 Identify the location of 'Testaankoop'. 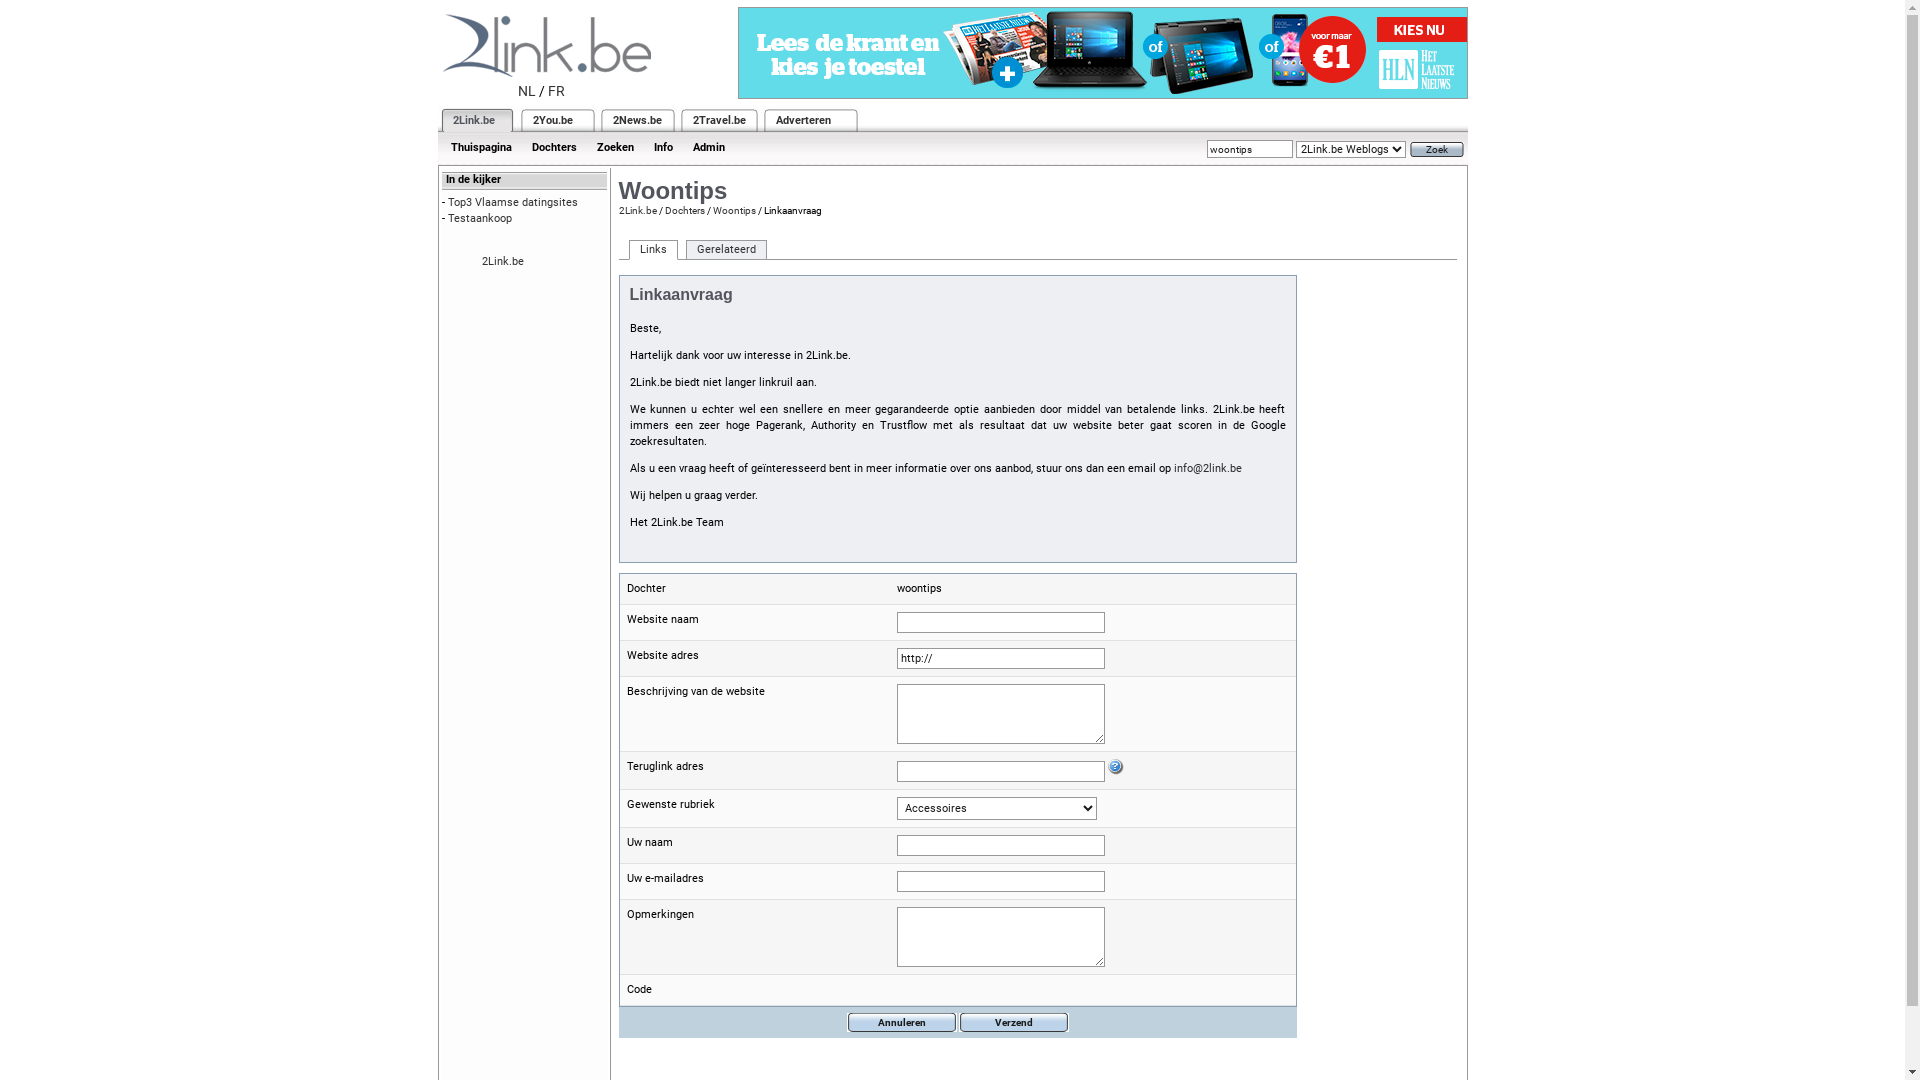
(480, 218).